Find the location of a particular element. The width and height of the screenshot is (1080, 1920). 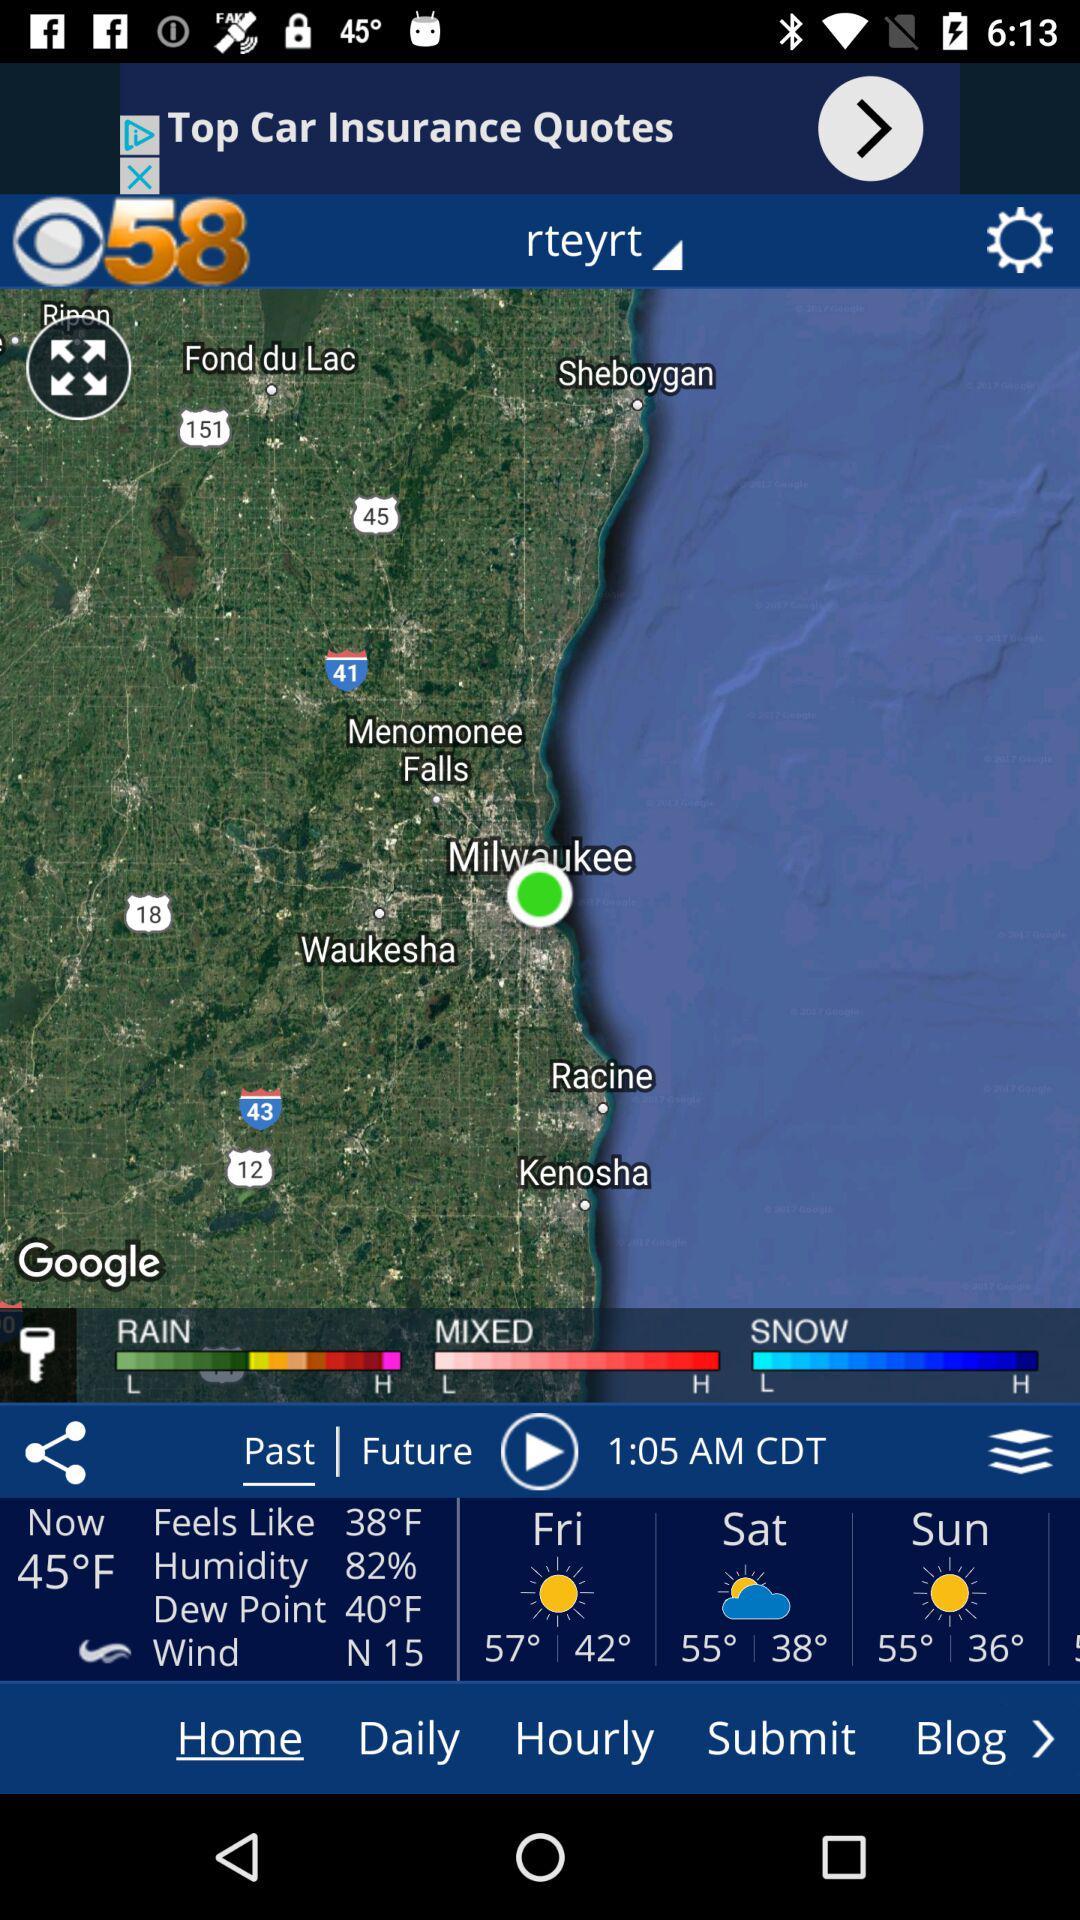

more options hamburger button is located at coordinates (1020, 1451).